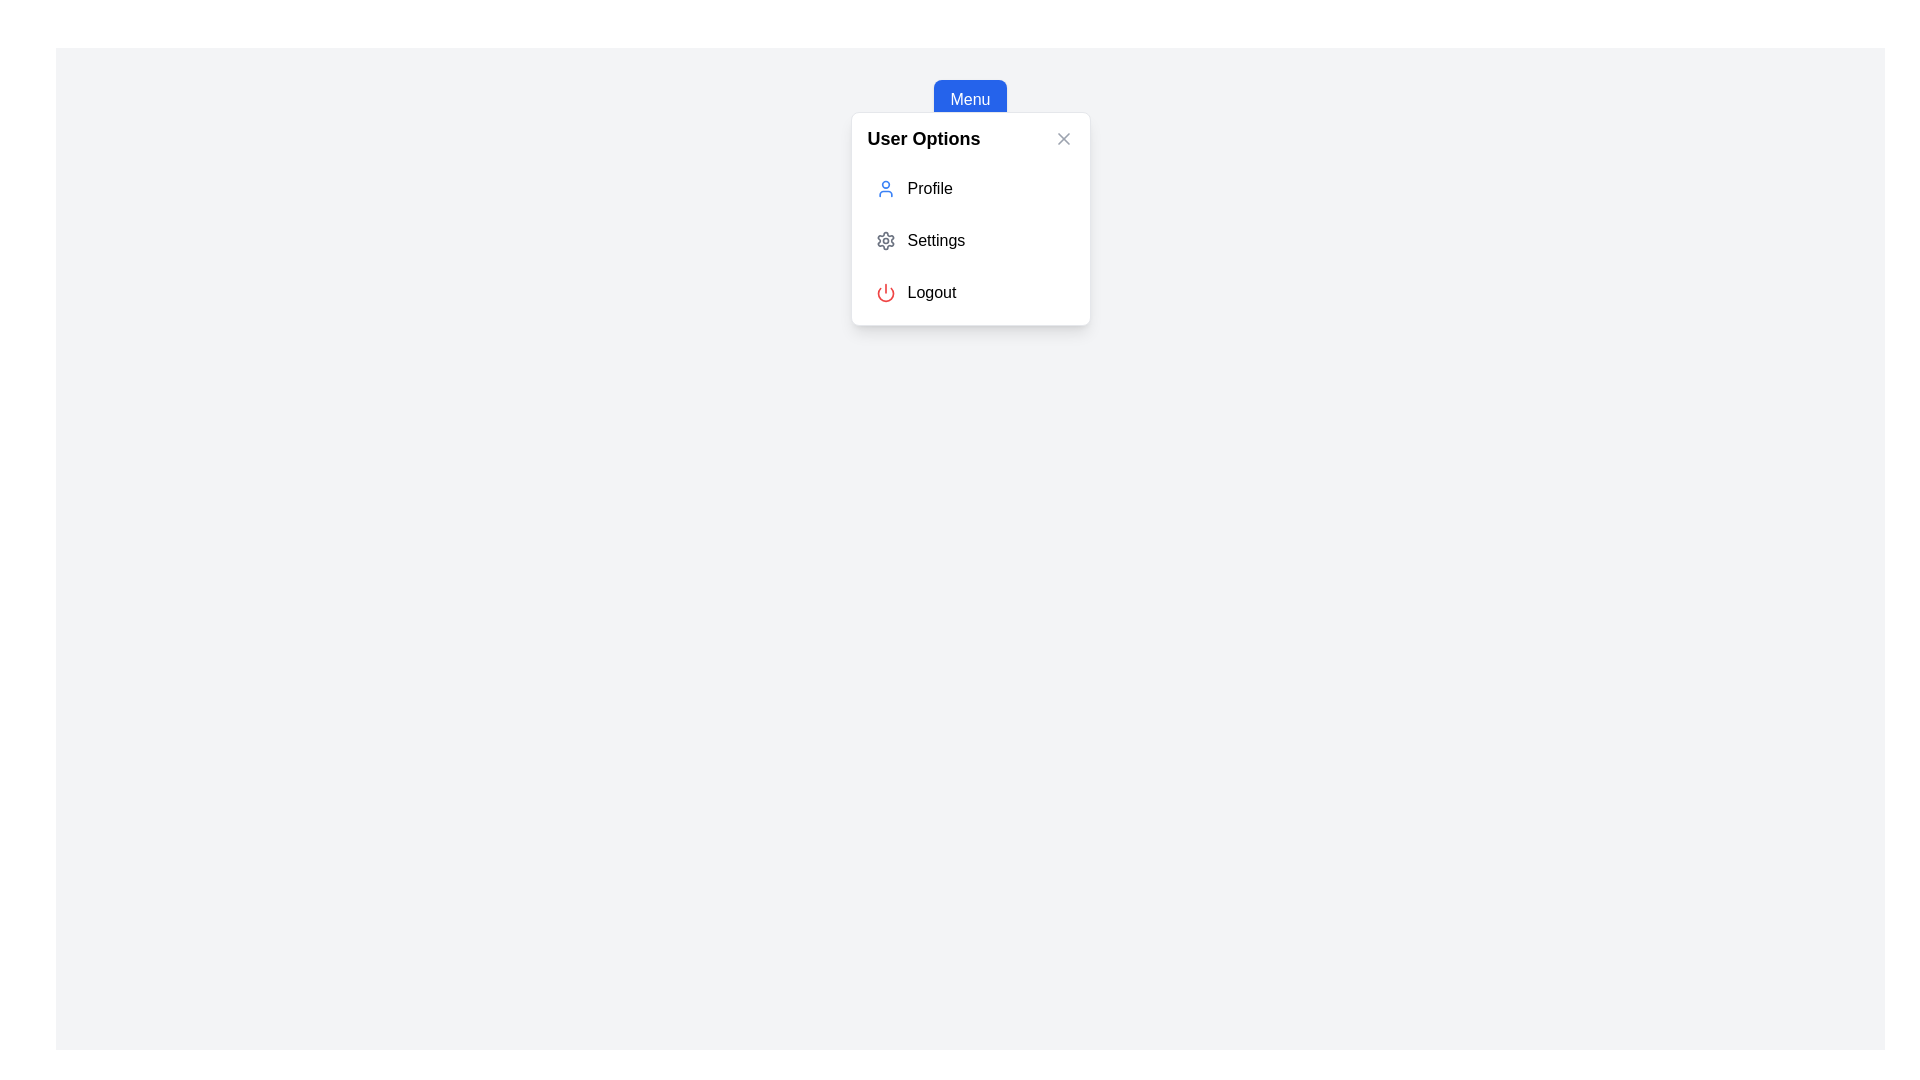 The image size is (1920, 1080). What do you see at coordinates (884, 239) in the screenshot?
I see `the gear-like settings icon located inside the 'Settings' option of the dropdown menu under 'User Options', which is rendered in gray and appears to the left of the text 'Settings'` at bounding box center [884, 239].